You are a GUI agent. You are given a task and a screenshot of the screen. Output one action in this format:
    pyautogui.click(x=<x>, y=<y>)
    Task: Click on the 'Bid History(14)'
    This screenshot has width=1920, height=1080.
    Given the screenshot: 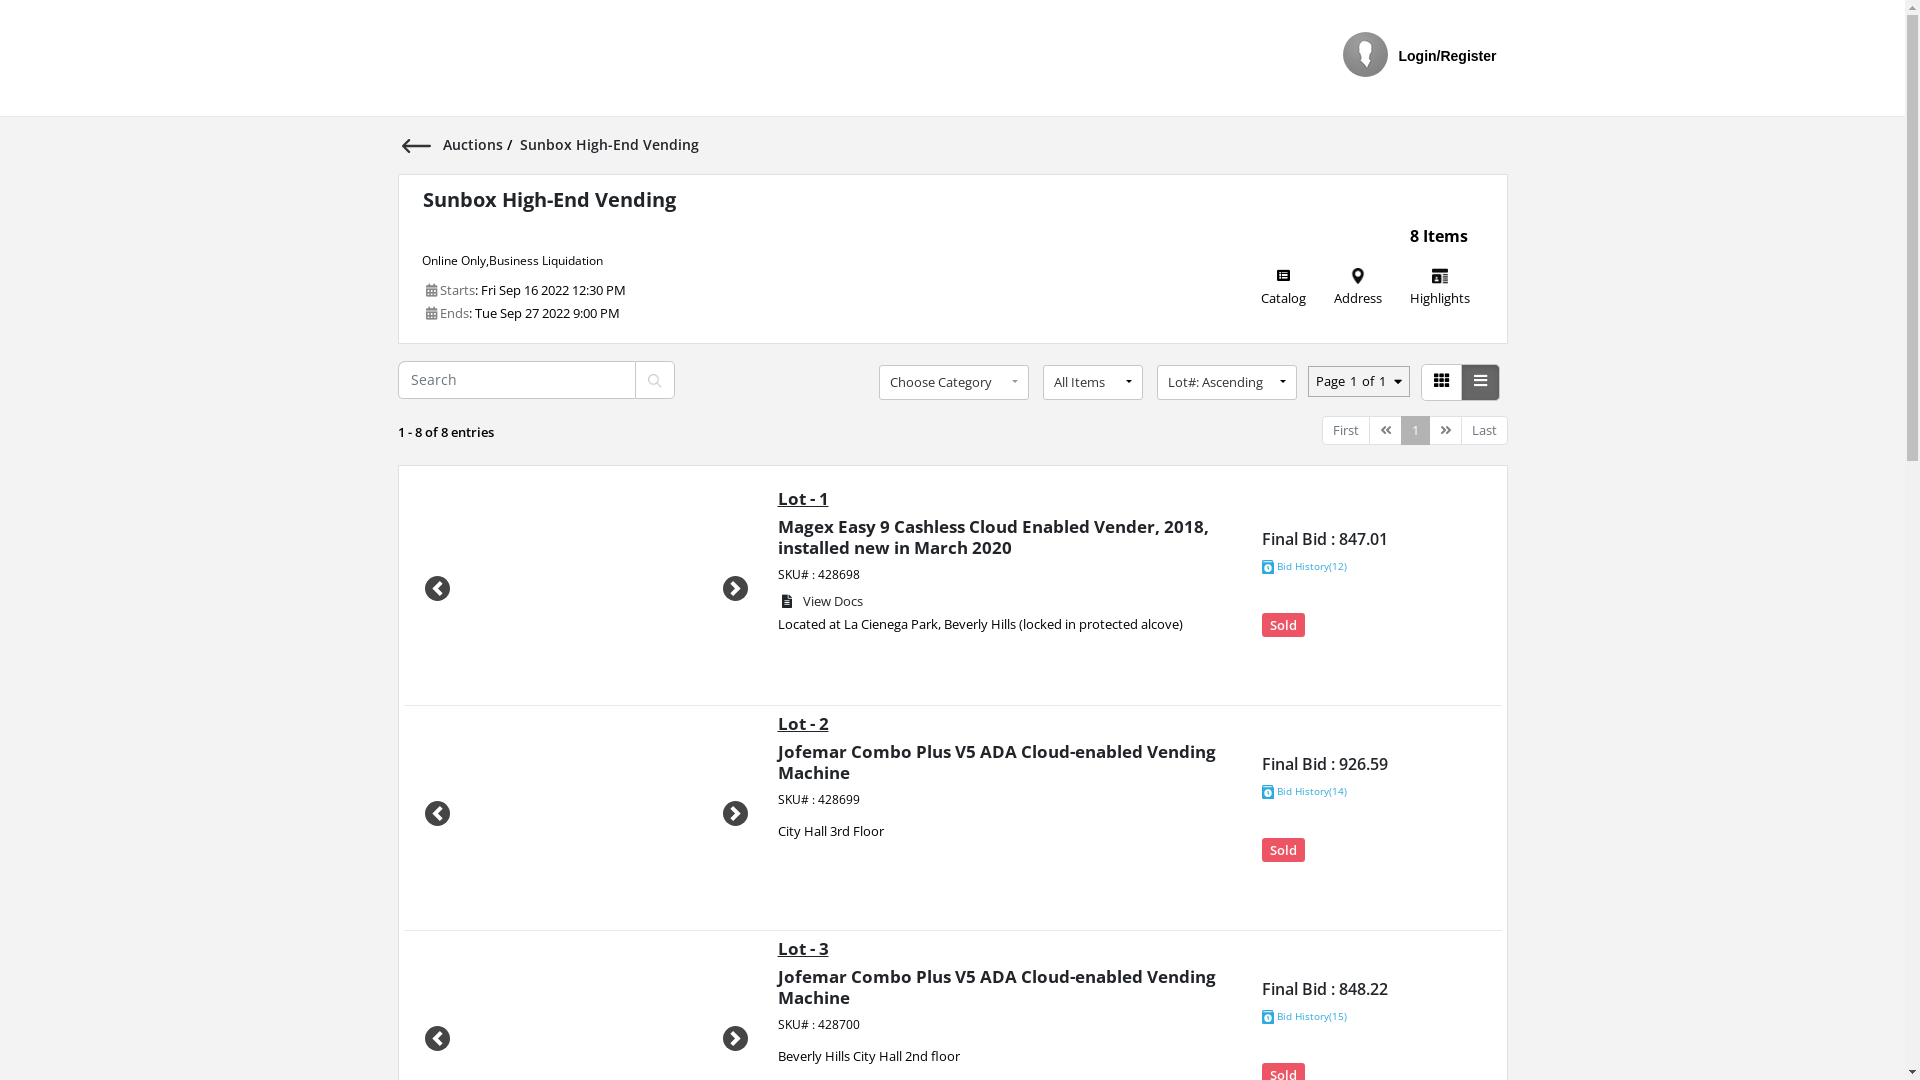 What is the action you would take?
    pyautogui.click(x=1304, y=790)
    